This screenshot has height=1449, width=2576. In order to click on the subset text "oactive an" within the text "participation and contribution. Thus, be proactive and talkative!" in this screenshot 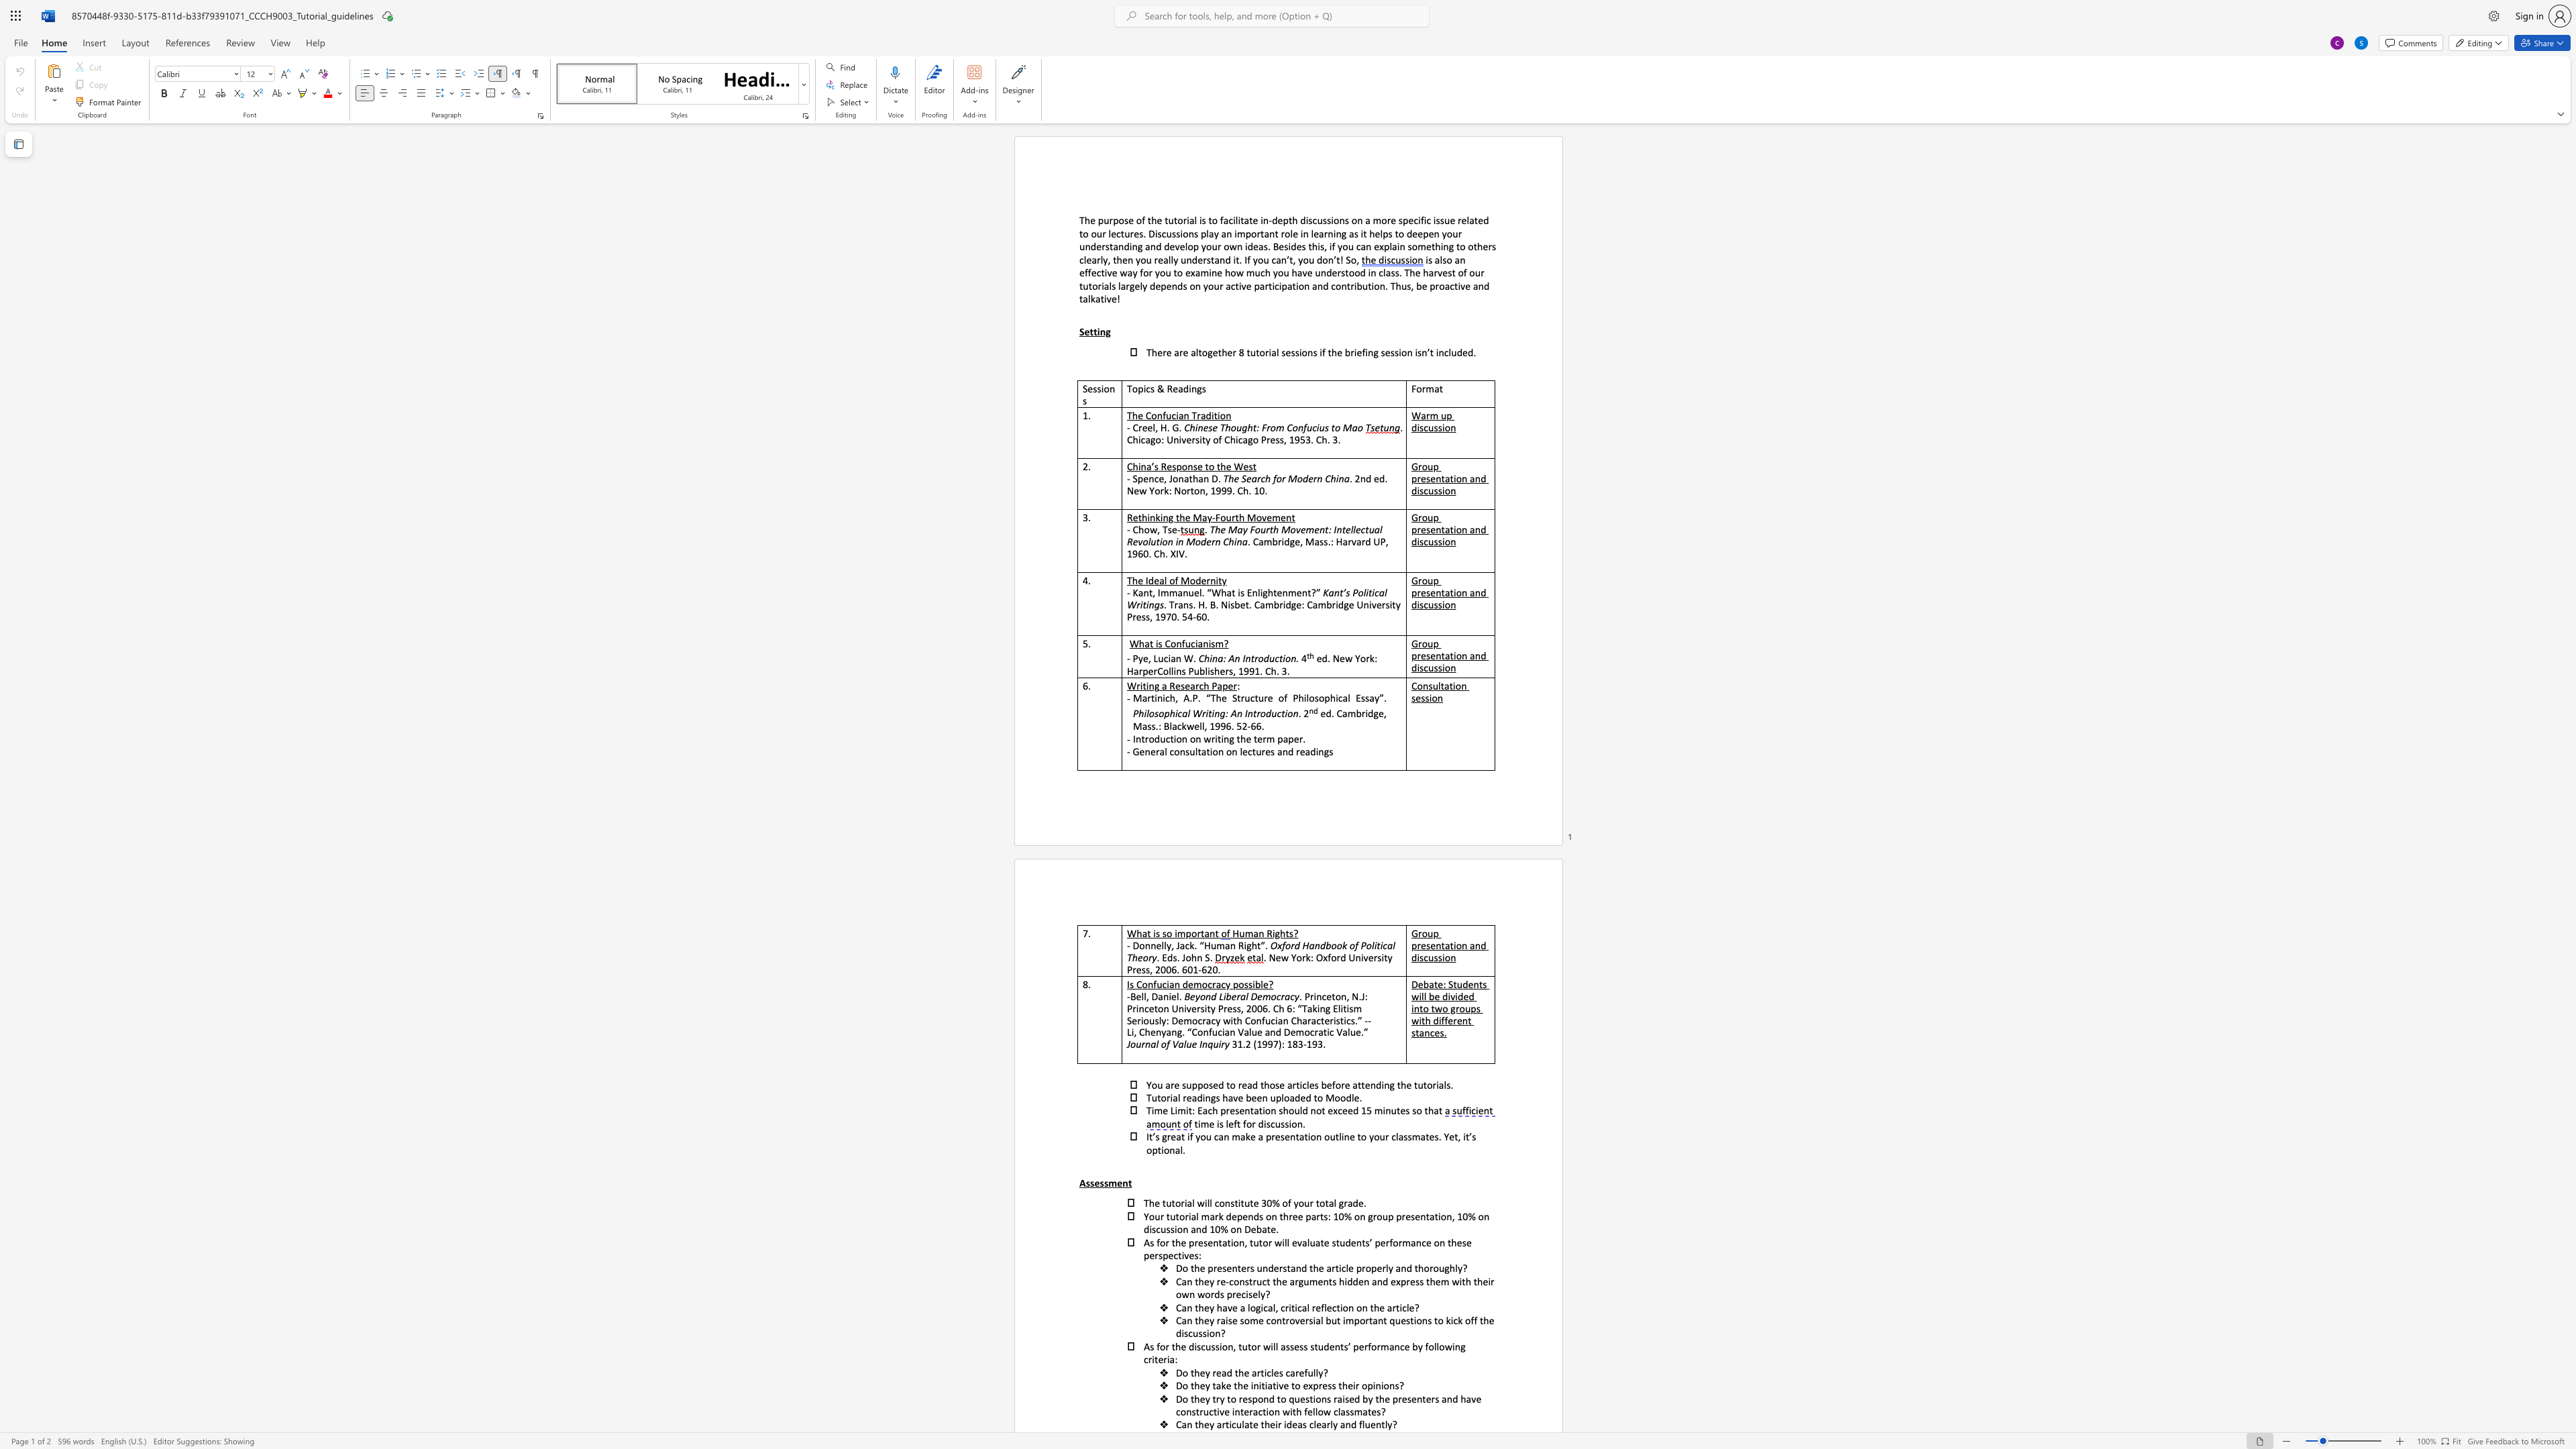, I will do `click(1439, 284)`.